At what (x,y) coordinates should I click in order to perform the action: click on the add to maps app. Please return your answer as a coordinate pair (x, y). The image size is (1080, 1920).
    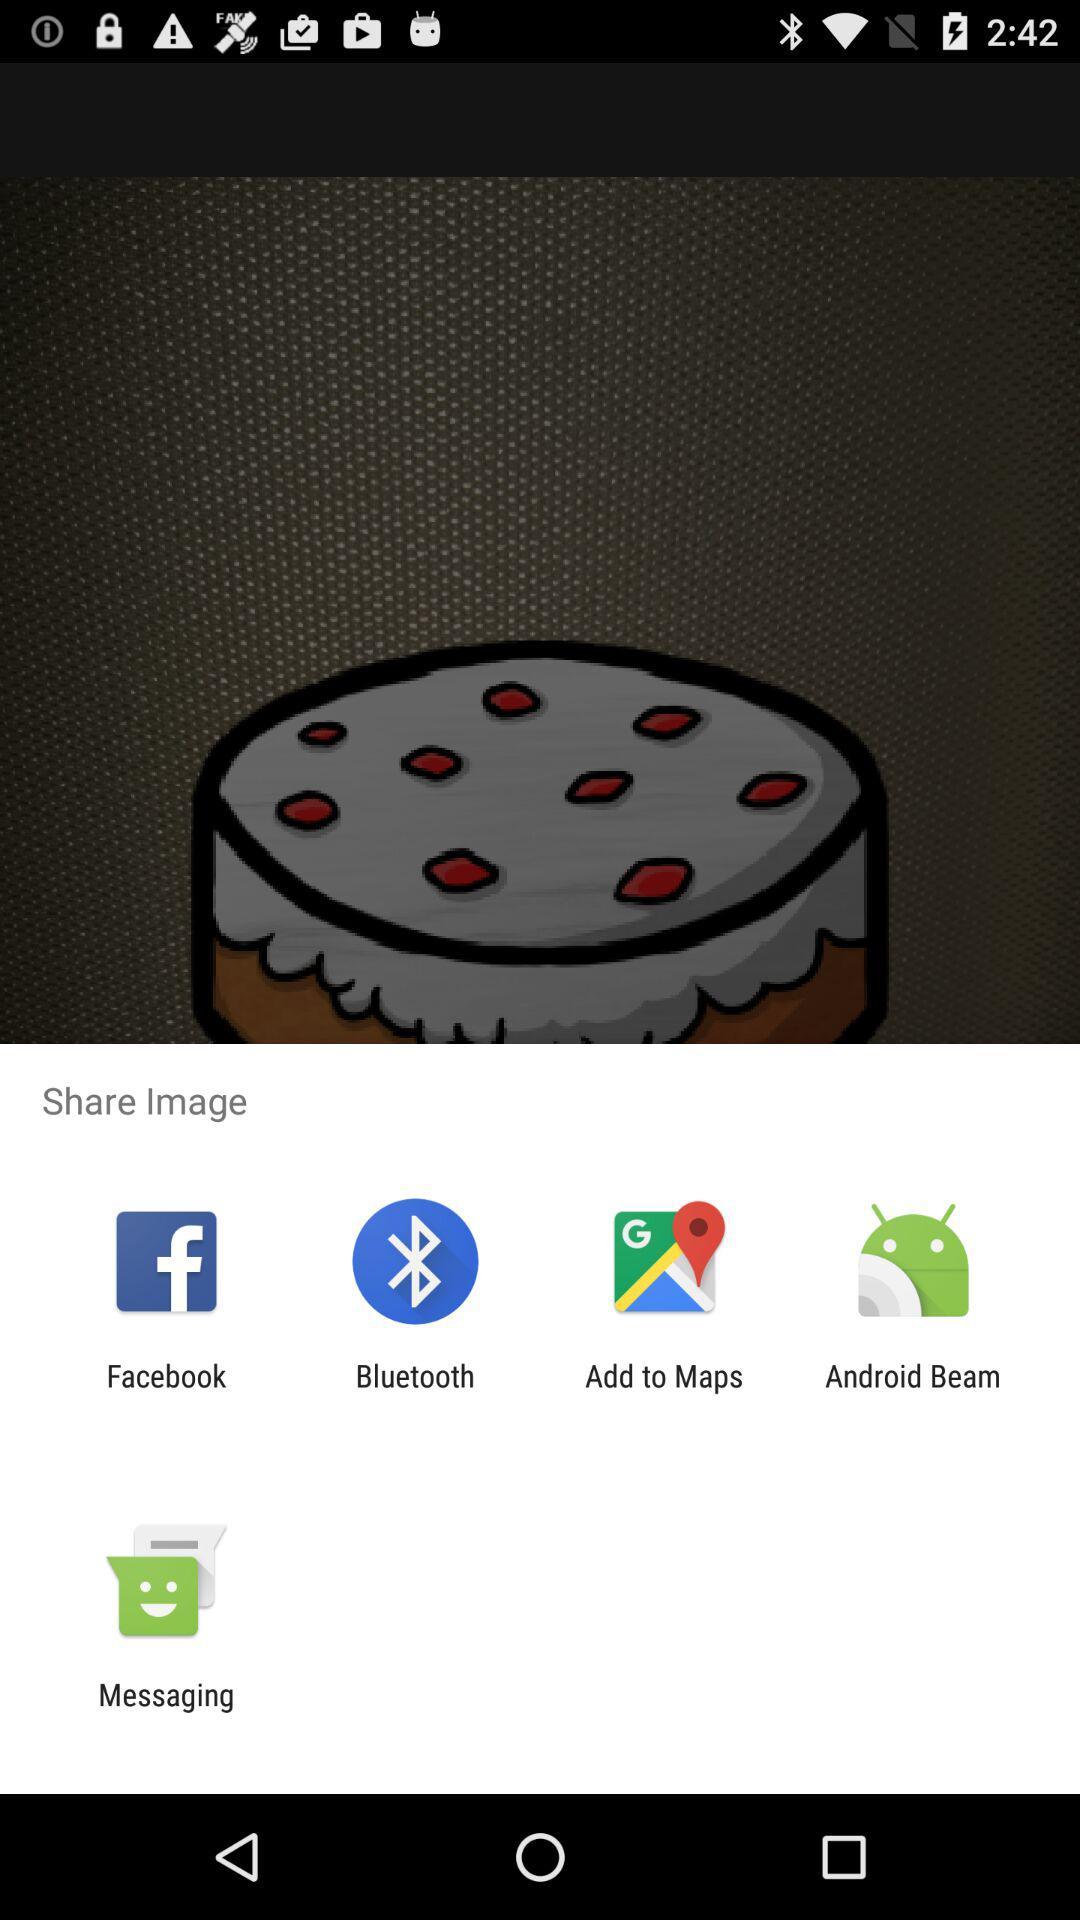
    Looking at the image, I should click on (664, 1392).